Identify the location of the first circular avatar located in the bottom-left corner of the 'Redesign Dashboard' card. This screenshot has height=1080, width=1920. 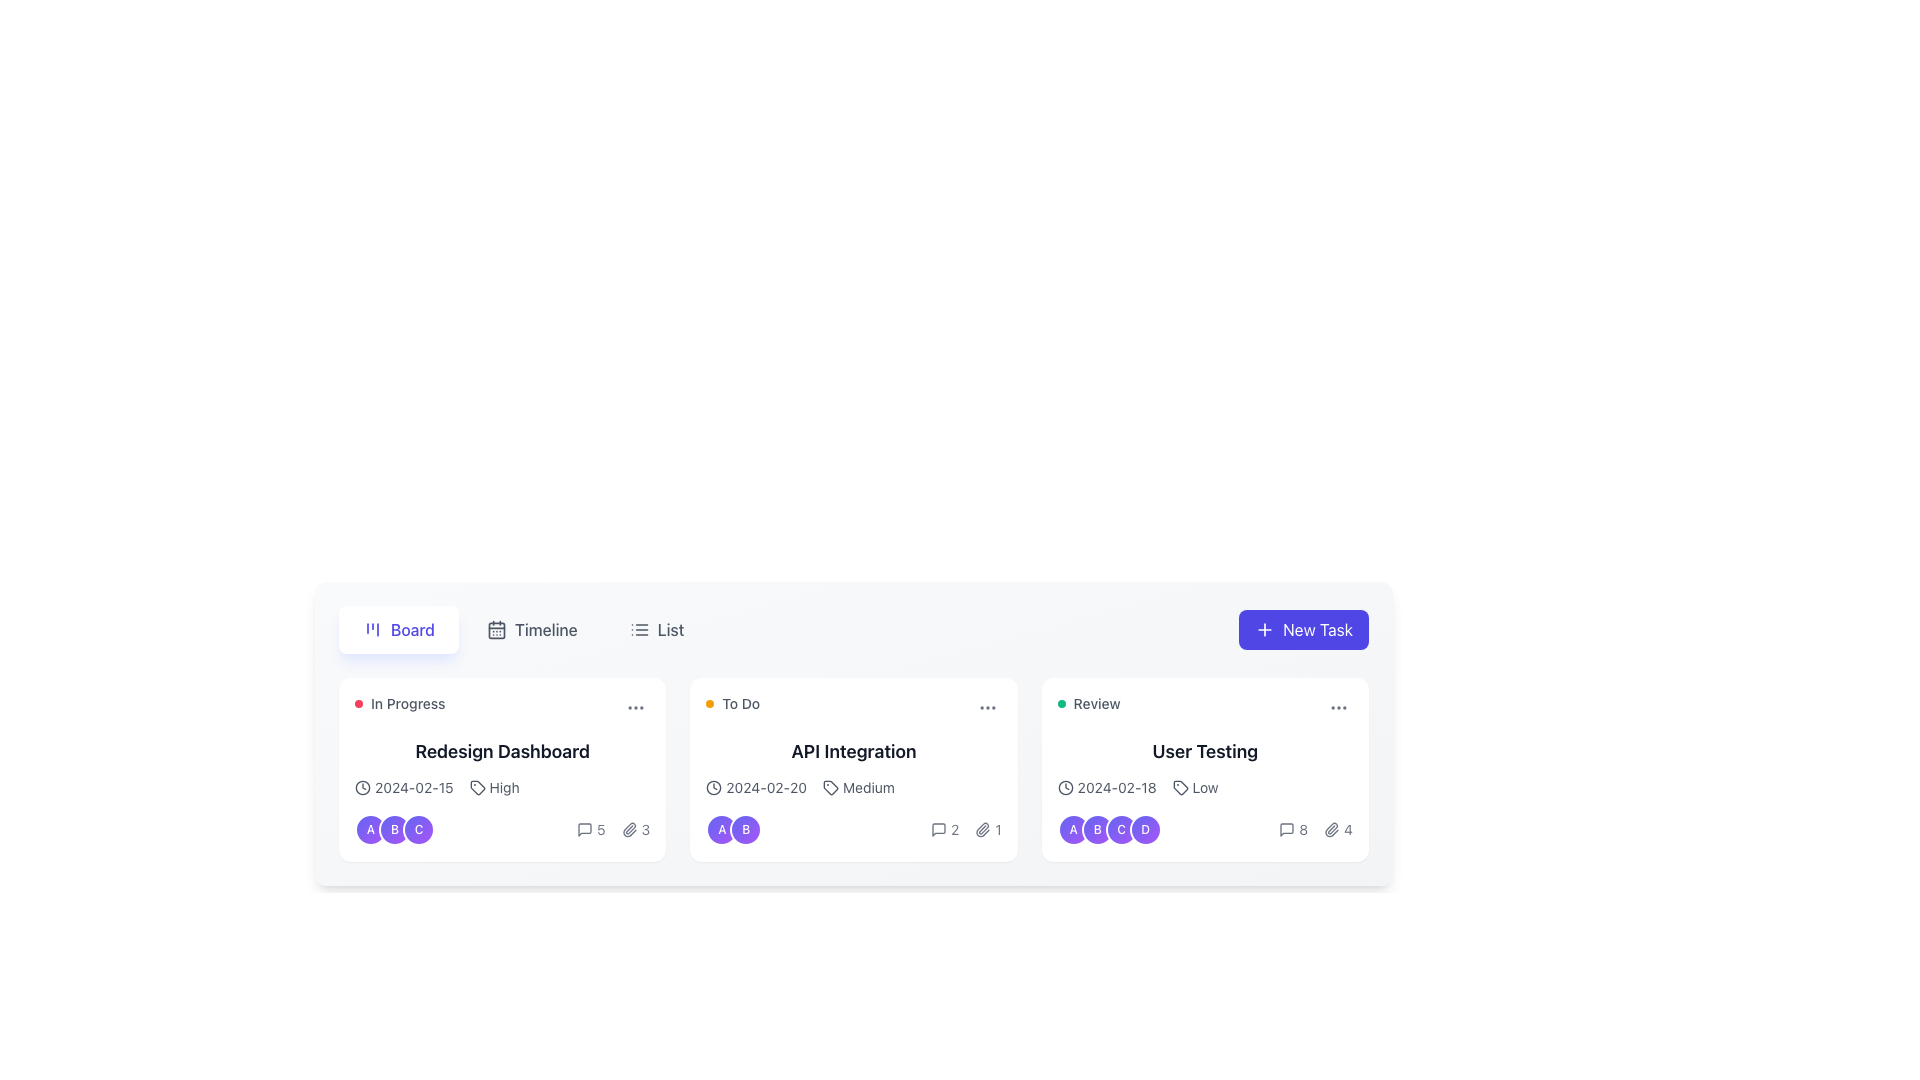
(370, 829).